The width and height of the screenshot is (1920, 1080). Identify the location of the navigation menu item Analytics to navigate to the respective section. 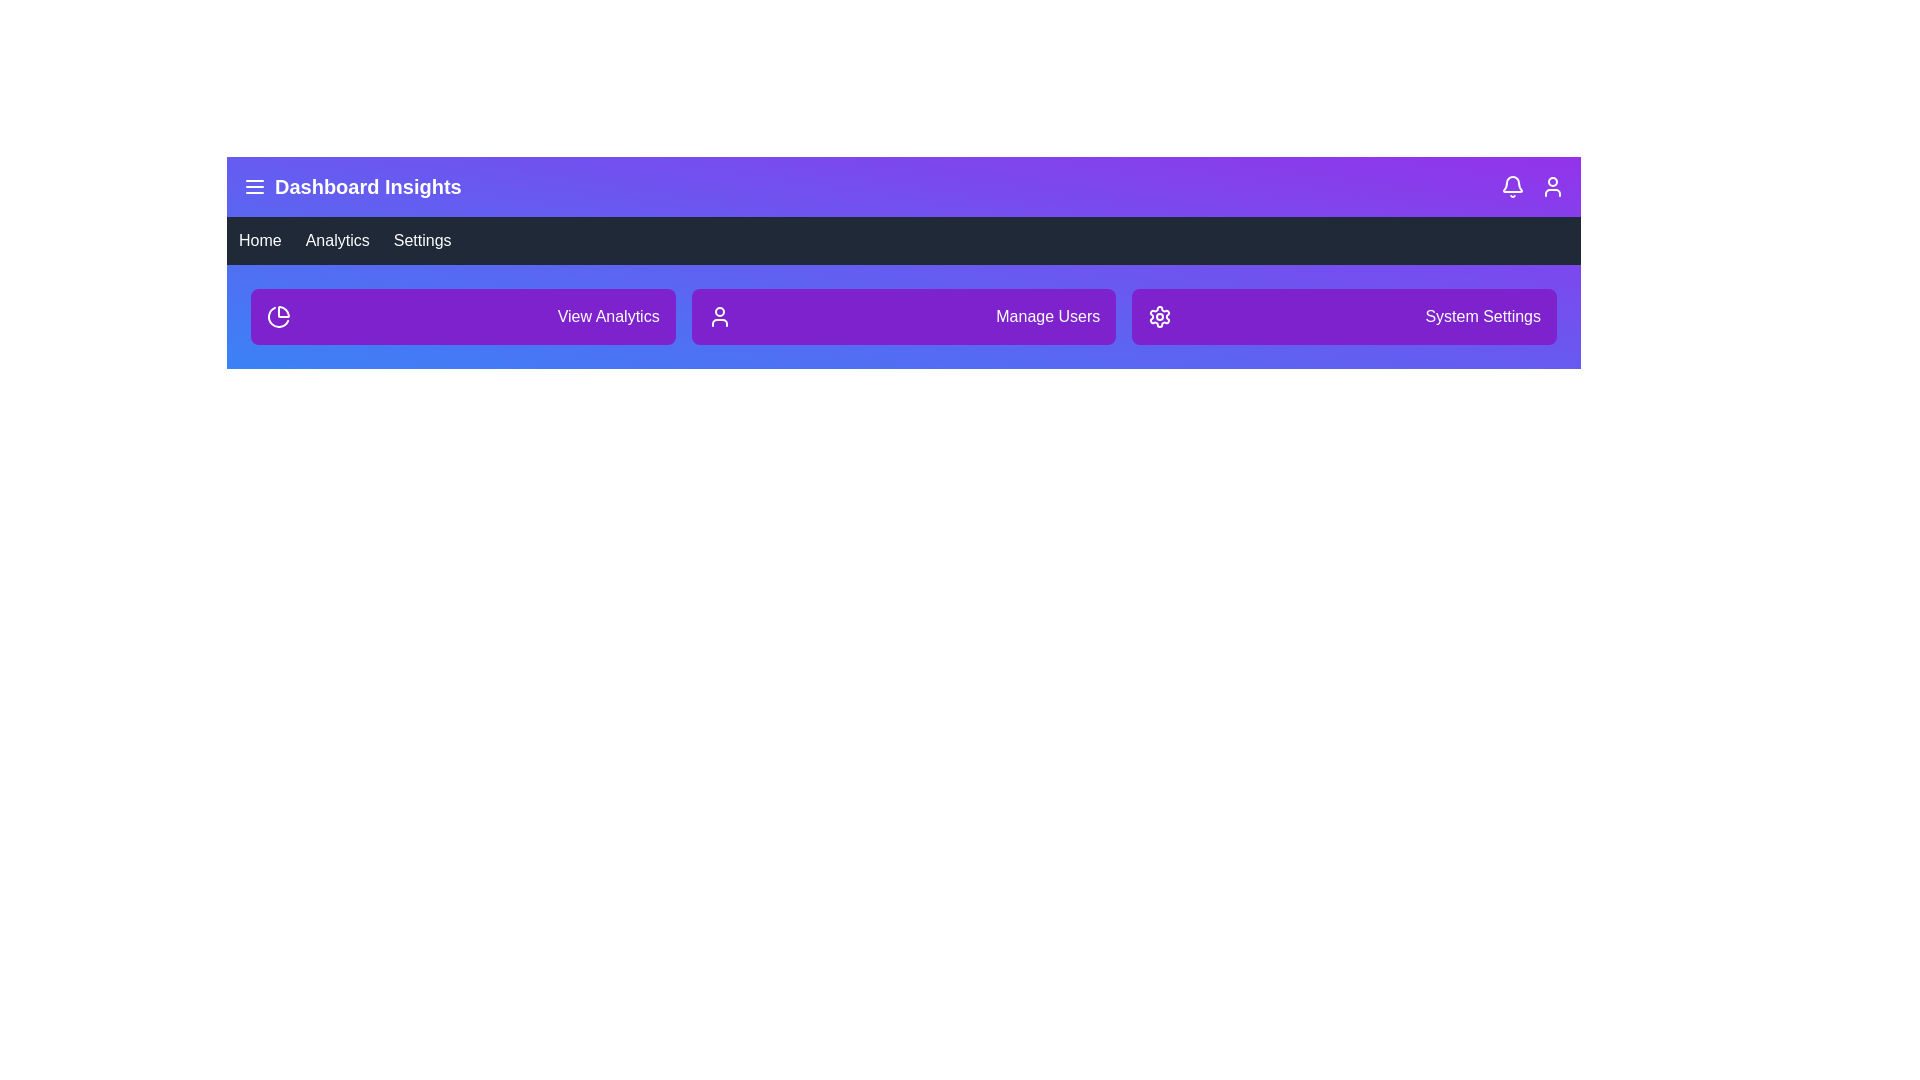
(336, 239).